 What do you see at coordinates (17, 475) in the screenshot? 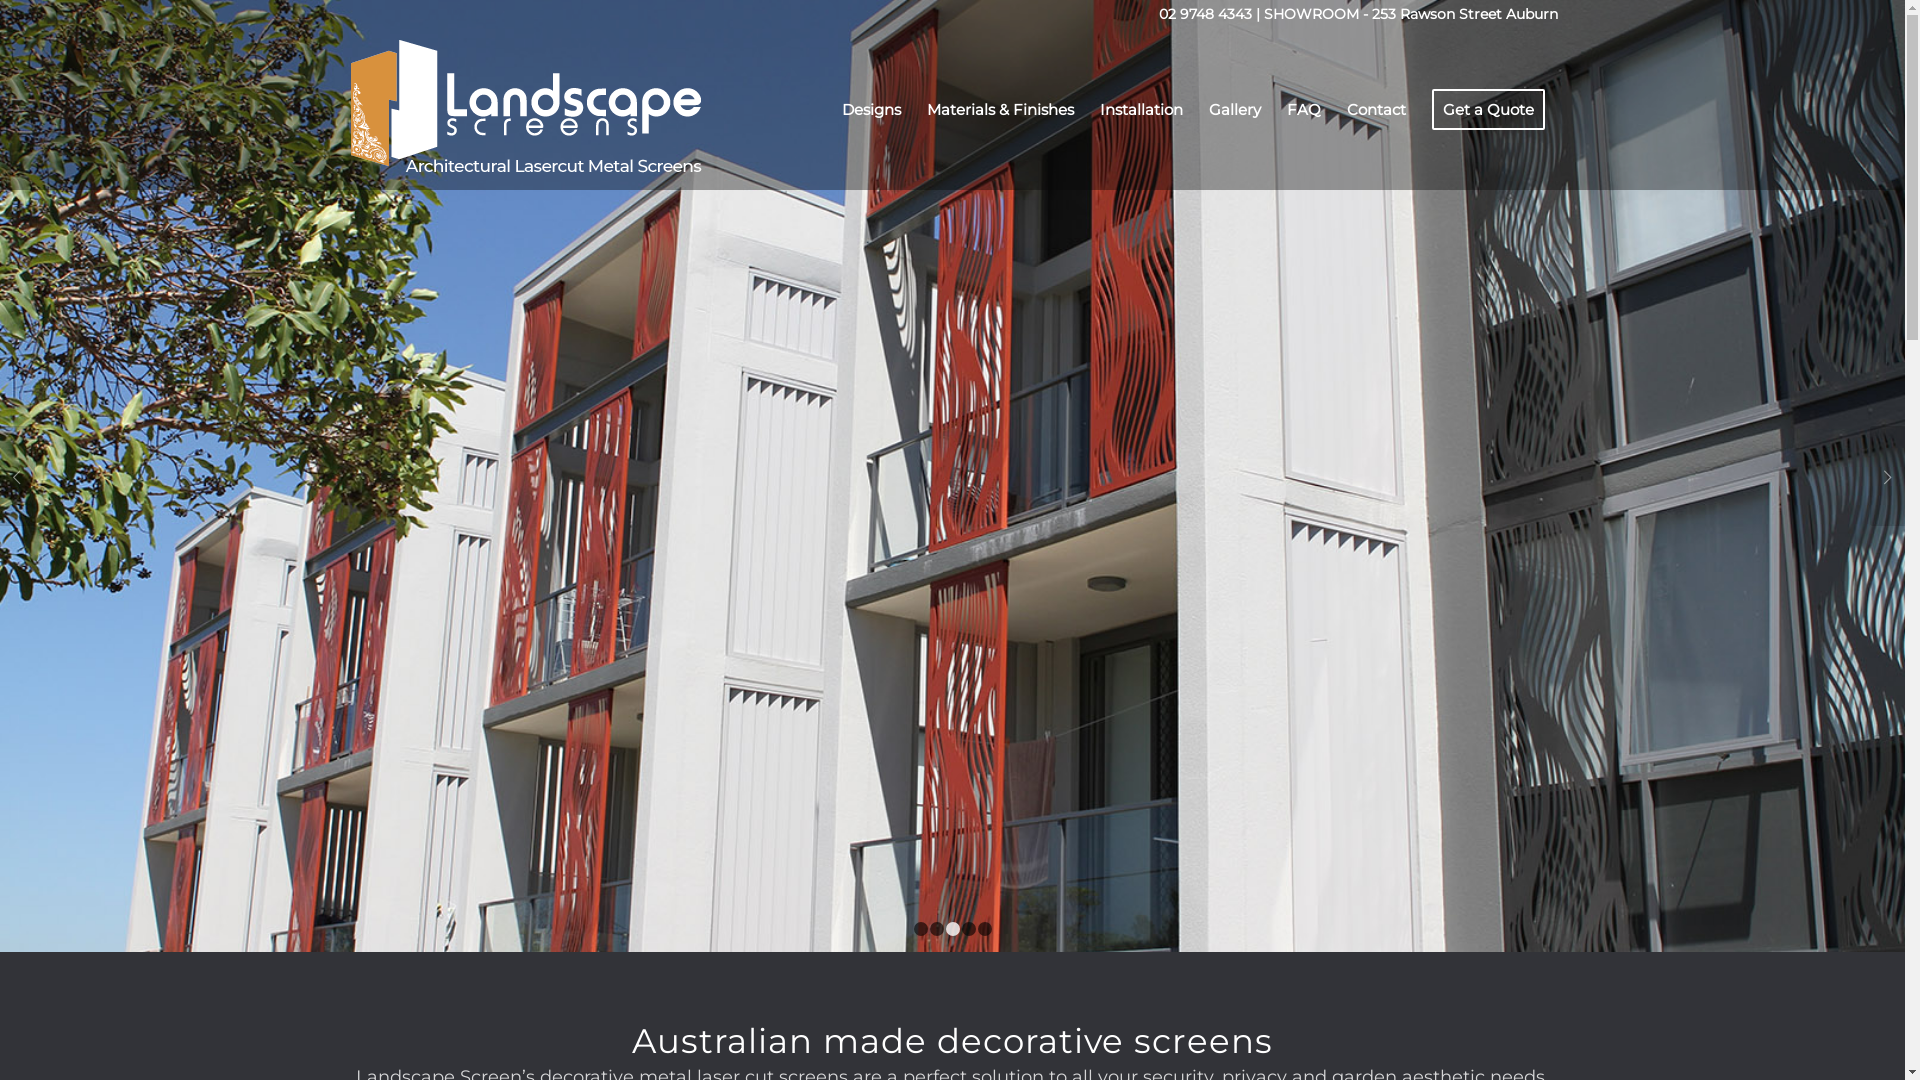
I see `'Previous'` at bounding box center [17, 475].